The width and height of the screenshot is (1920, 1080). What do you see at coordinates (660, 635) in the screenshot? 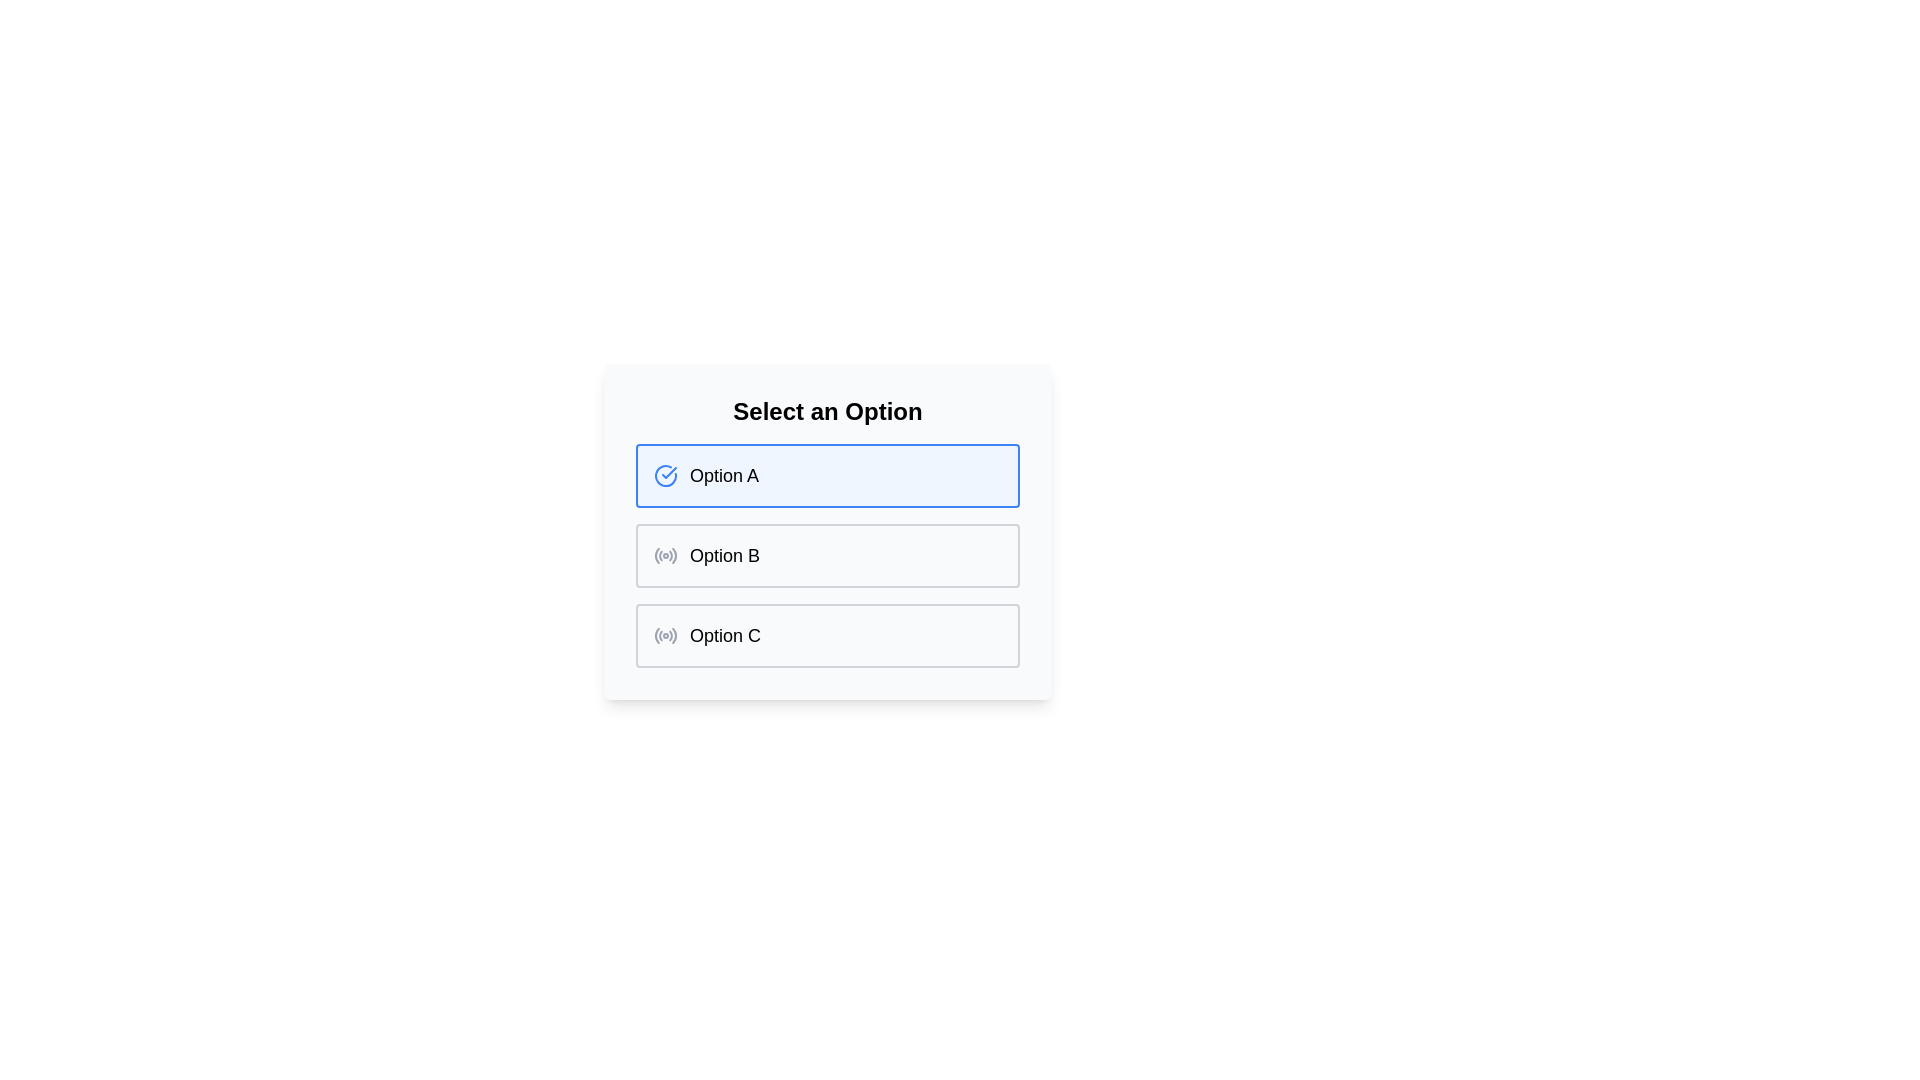
I see `the dark-gray stroke within the radio button icon, specifically the lower-left arc of the second component, located next to the Option A text` at bounding box center [660, 635].